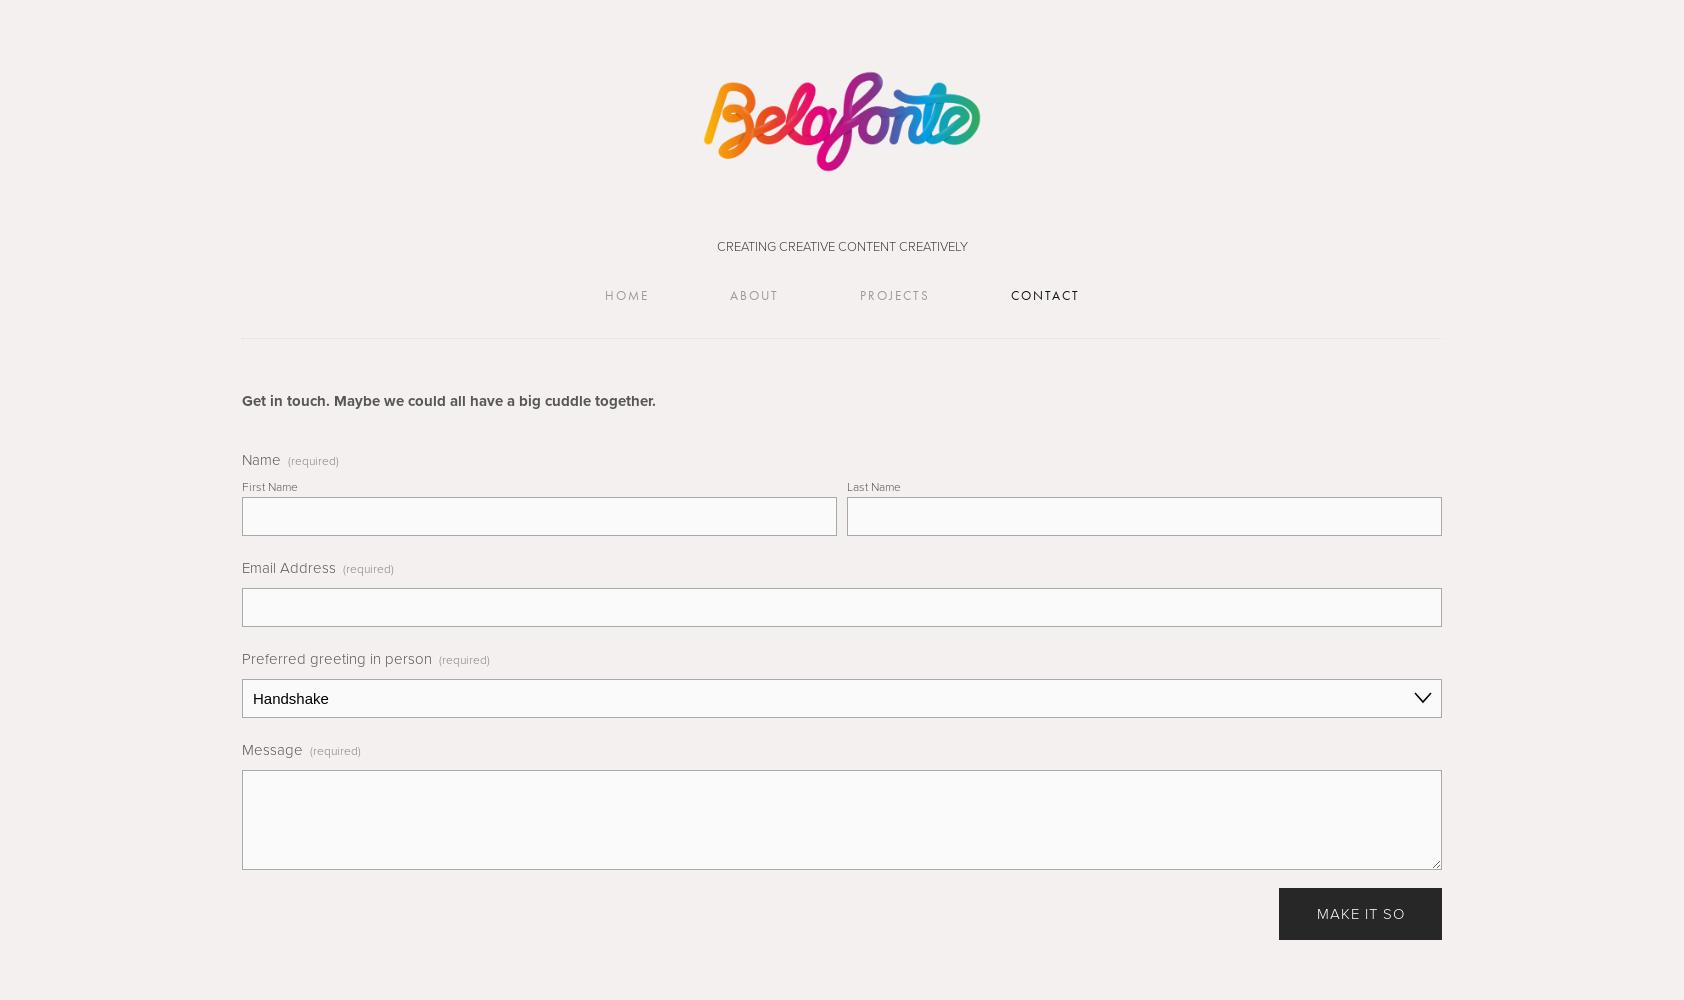 The height and width of the screenshot is (1000, 1684). What do you see at coordinates (841, 245) in the screenshot?
I see `'CREATING CREATIVE CONTENT CREATIVELY'` at bounding box center [841, 245].